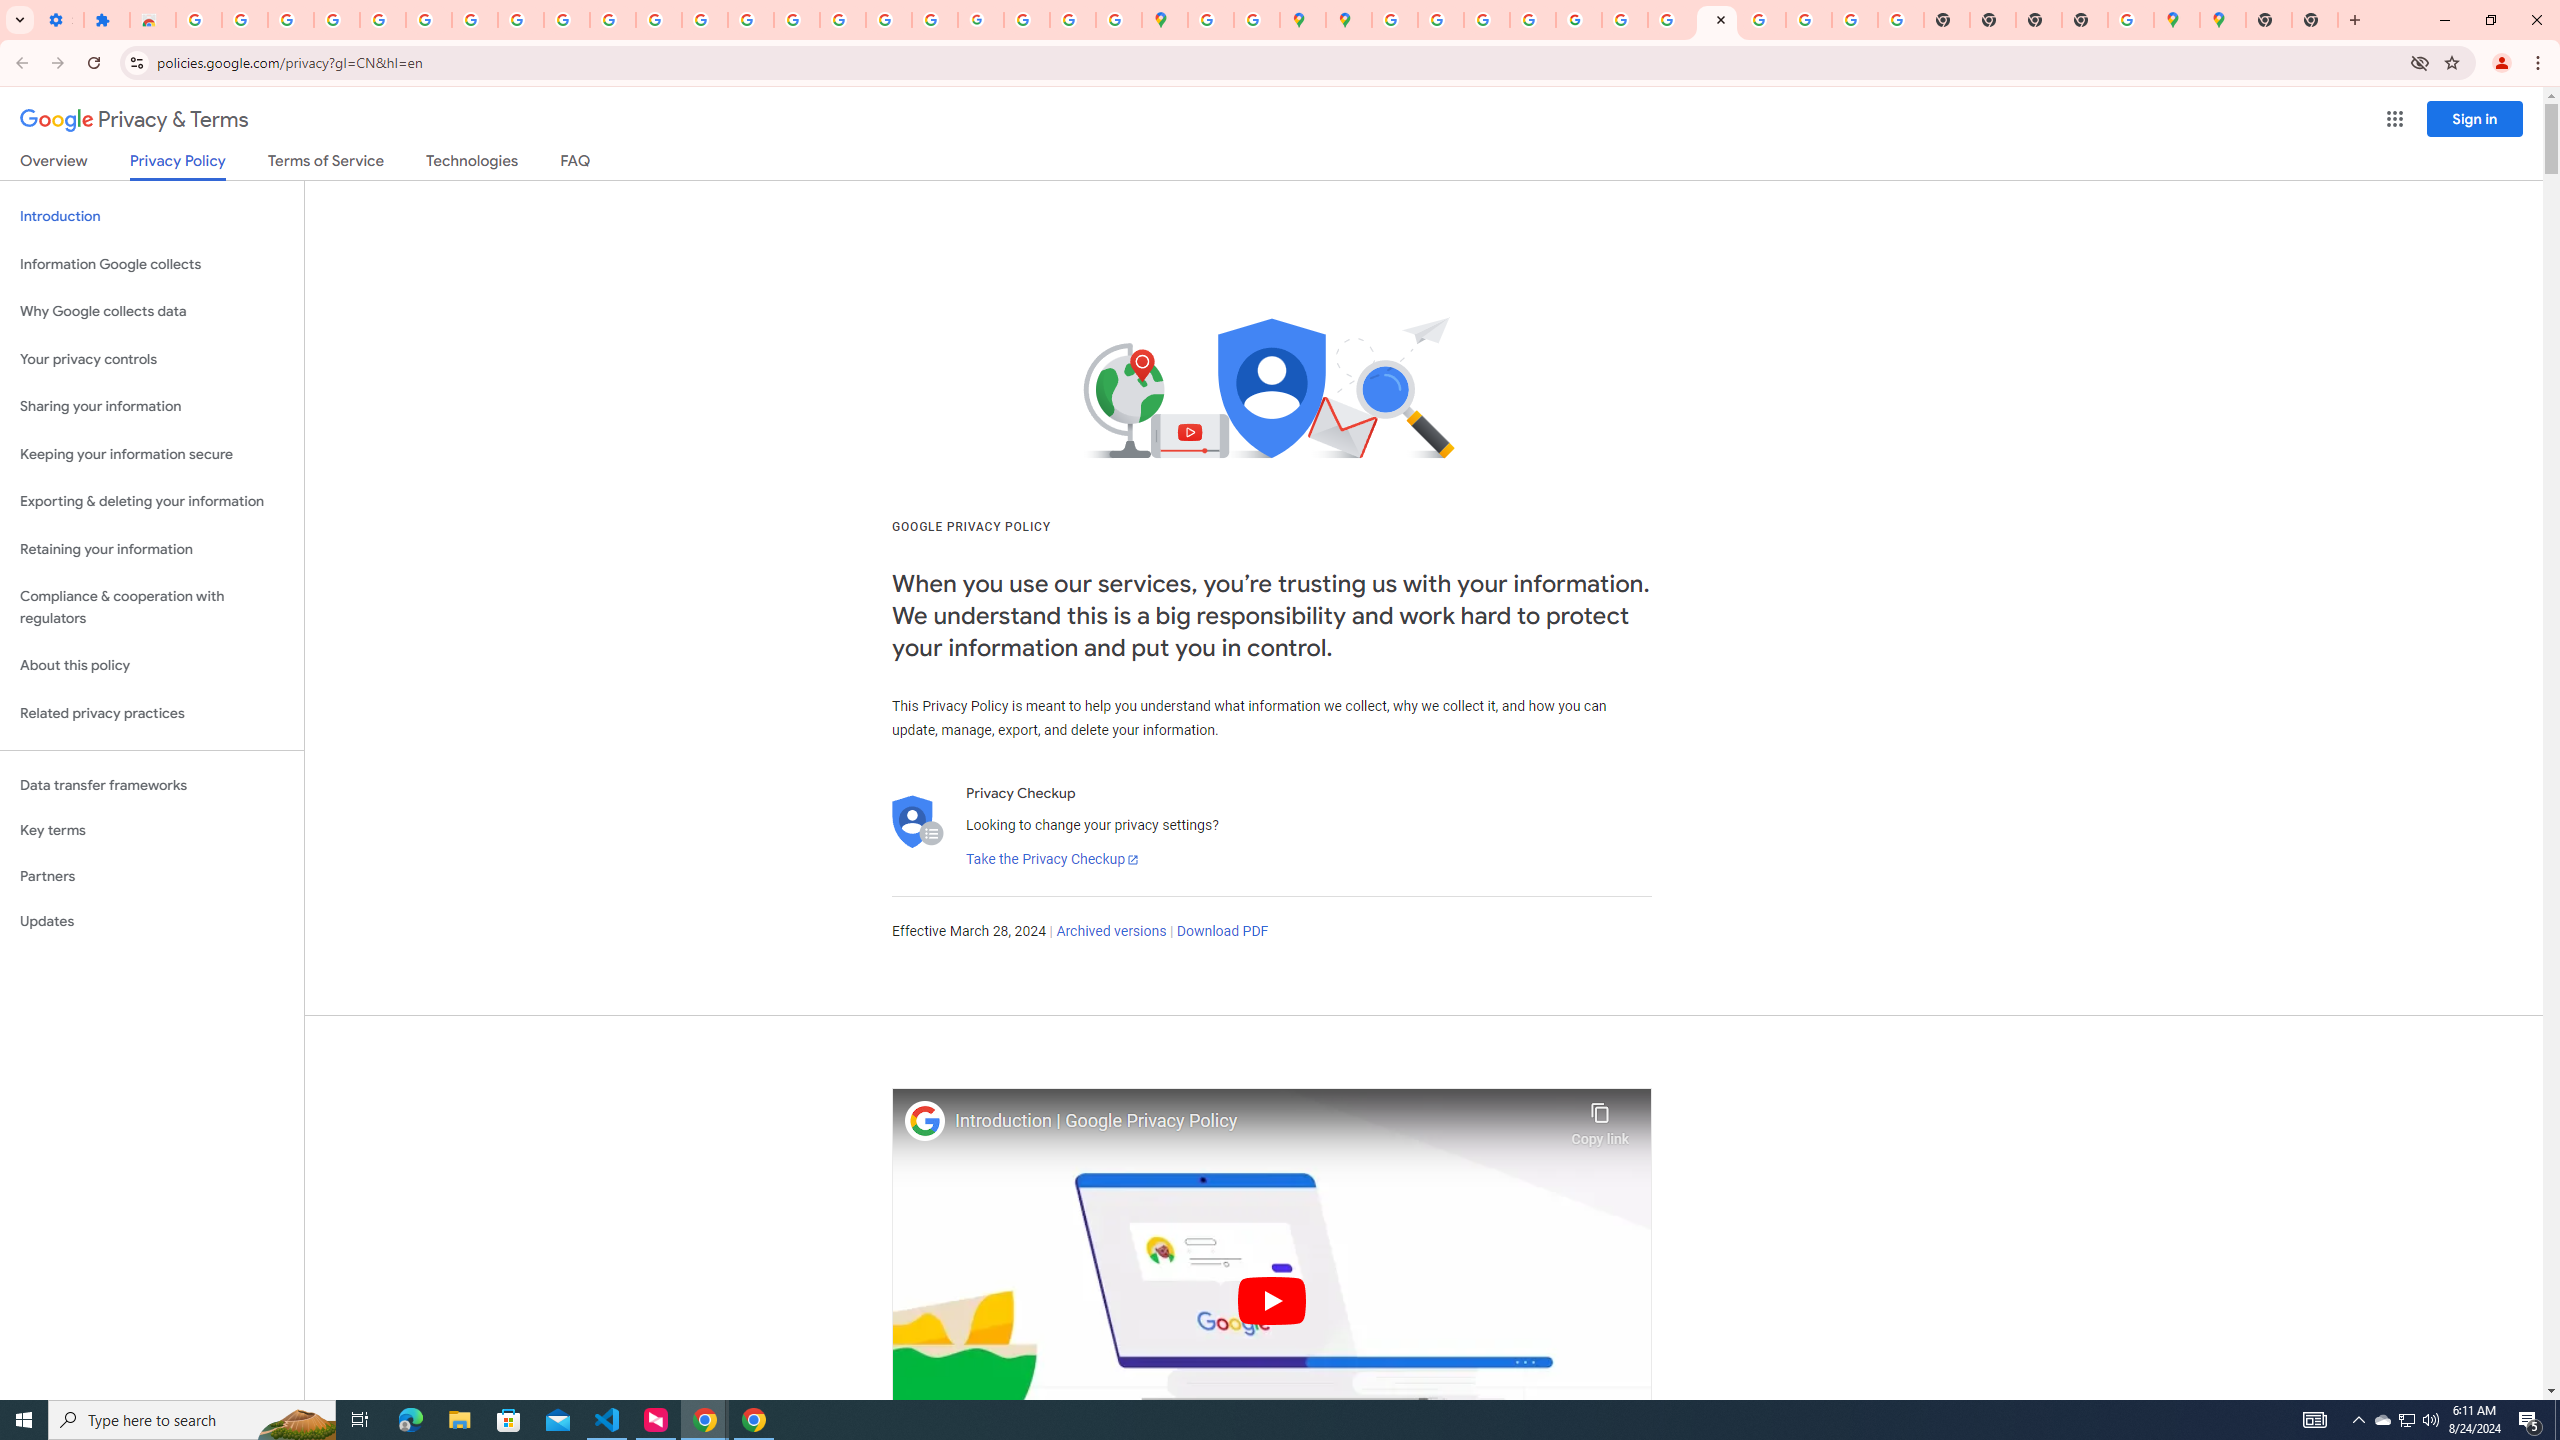 The width and height of the screenshot is (2560, 1440). What do you see at coordinates (2315, 19) in the screenshot?
I see `'New Tab'` at bounding box center [2315, 19].